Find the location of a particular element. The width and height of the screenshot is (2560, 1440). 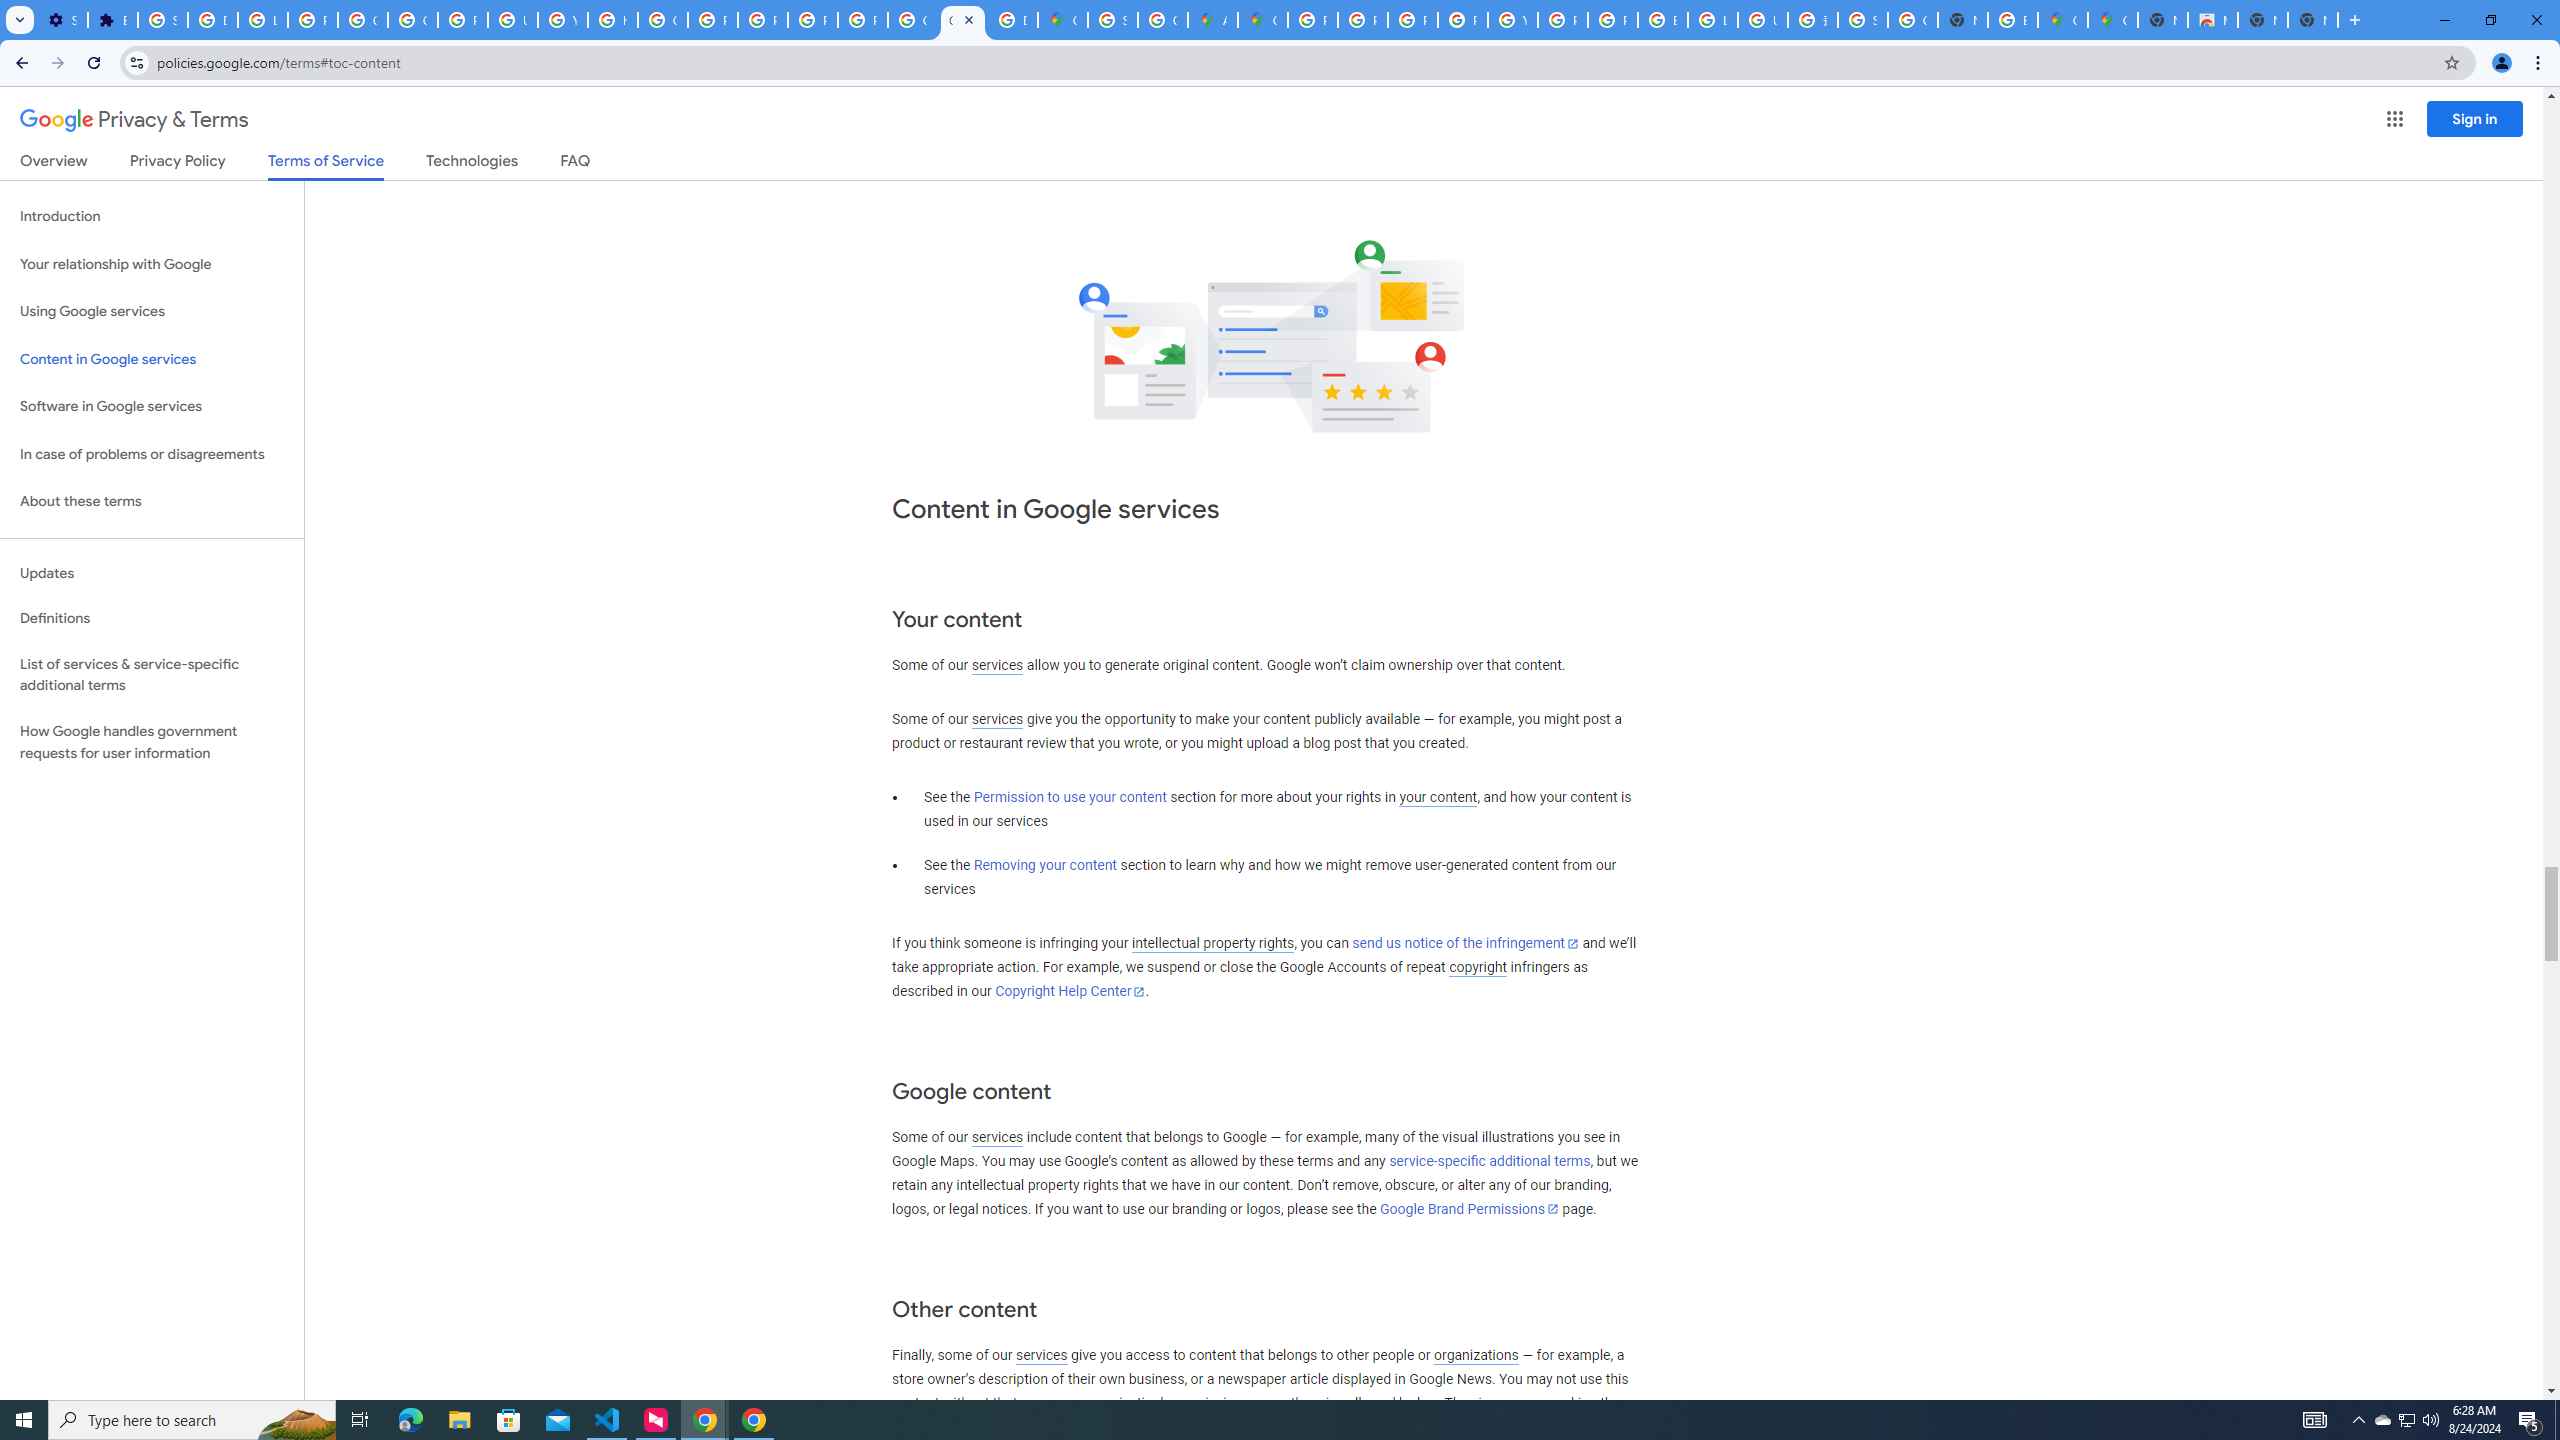

'How Google handles government requests for user information' is located at coordinates (151, 742).